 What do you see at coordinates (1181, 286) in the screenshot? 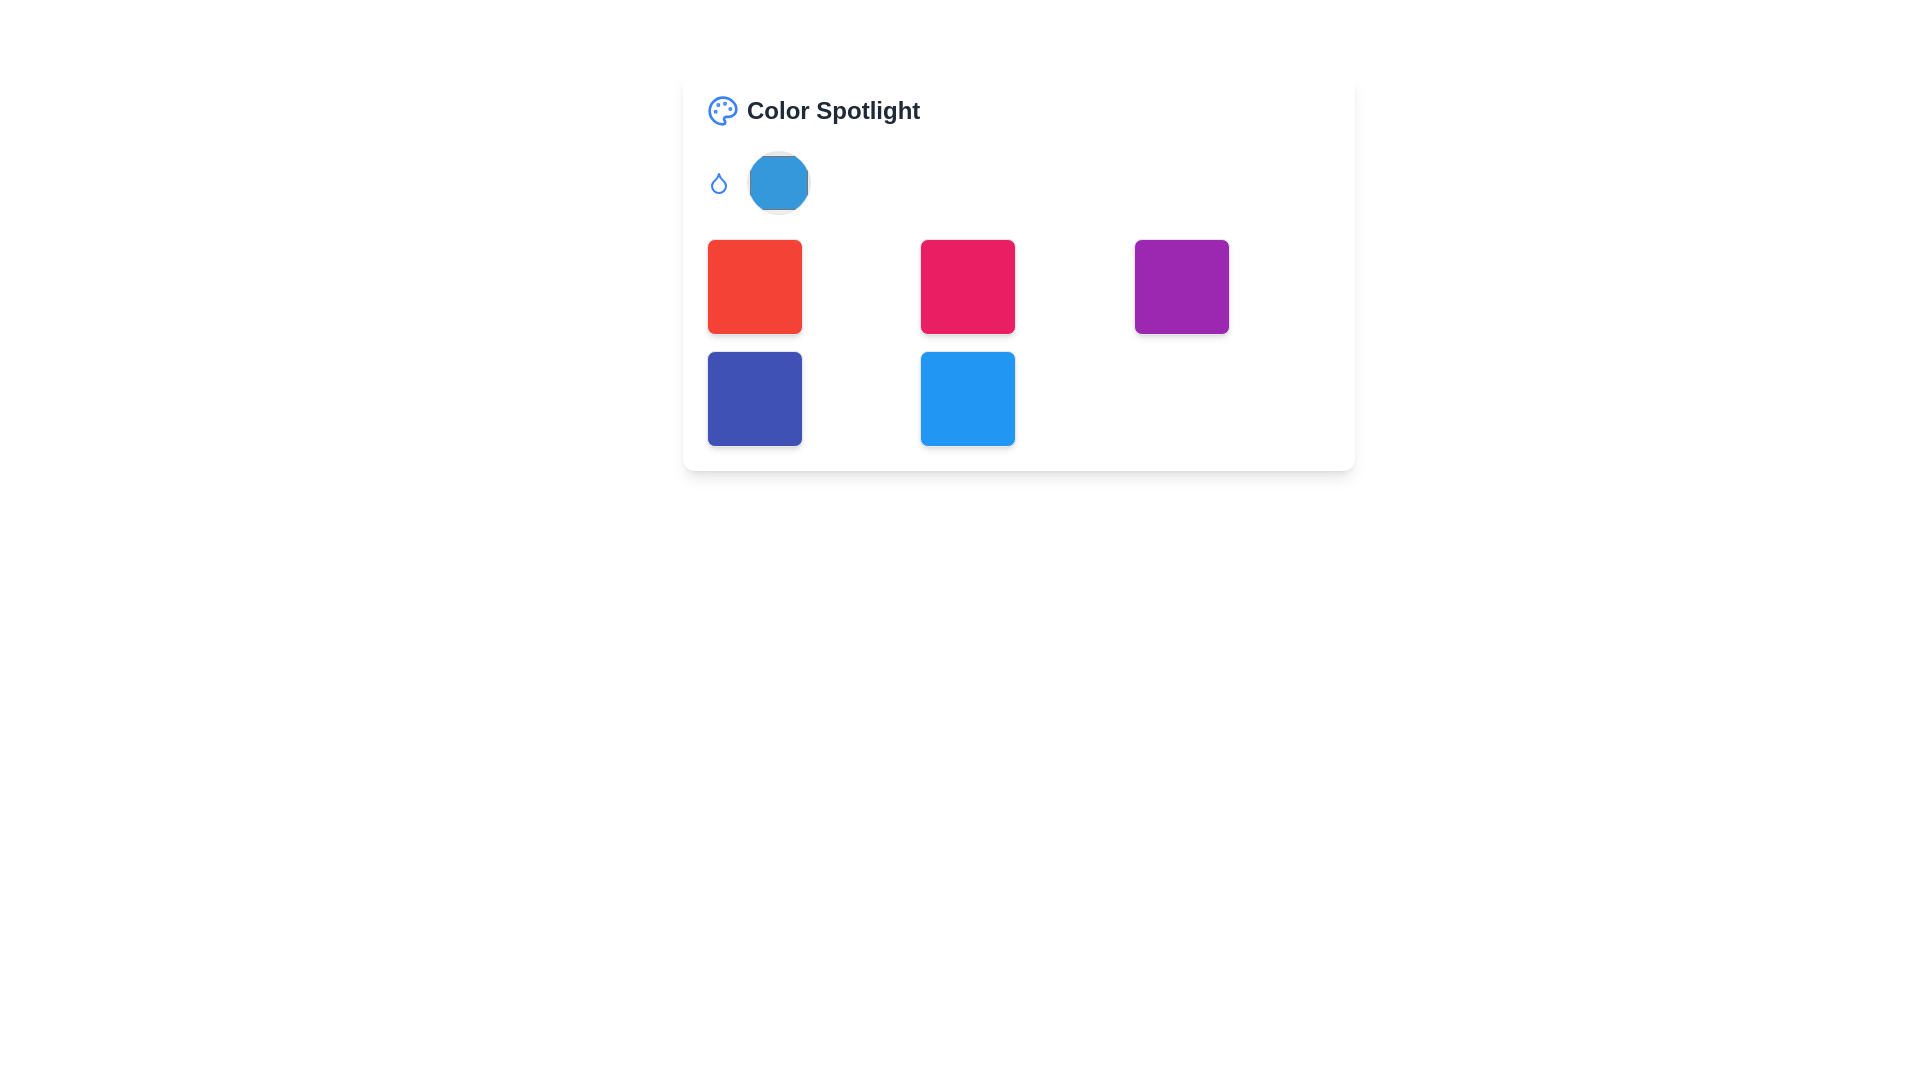
I see `the distinct purple square with rounded corners and a shadow effect, located in the top row of the grid layout` at bounding box center [1181, 286].